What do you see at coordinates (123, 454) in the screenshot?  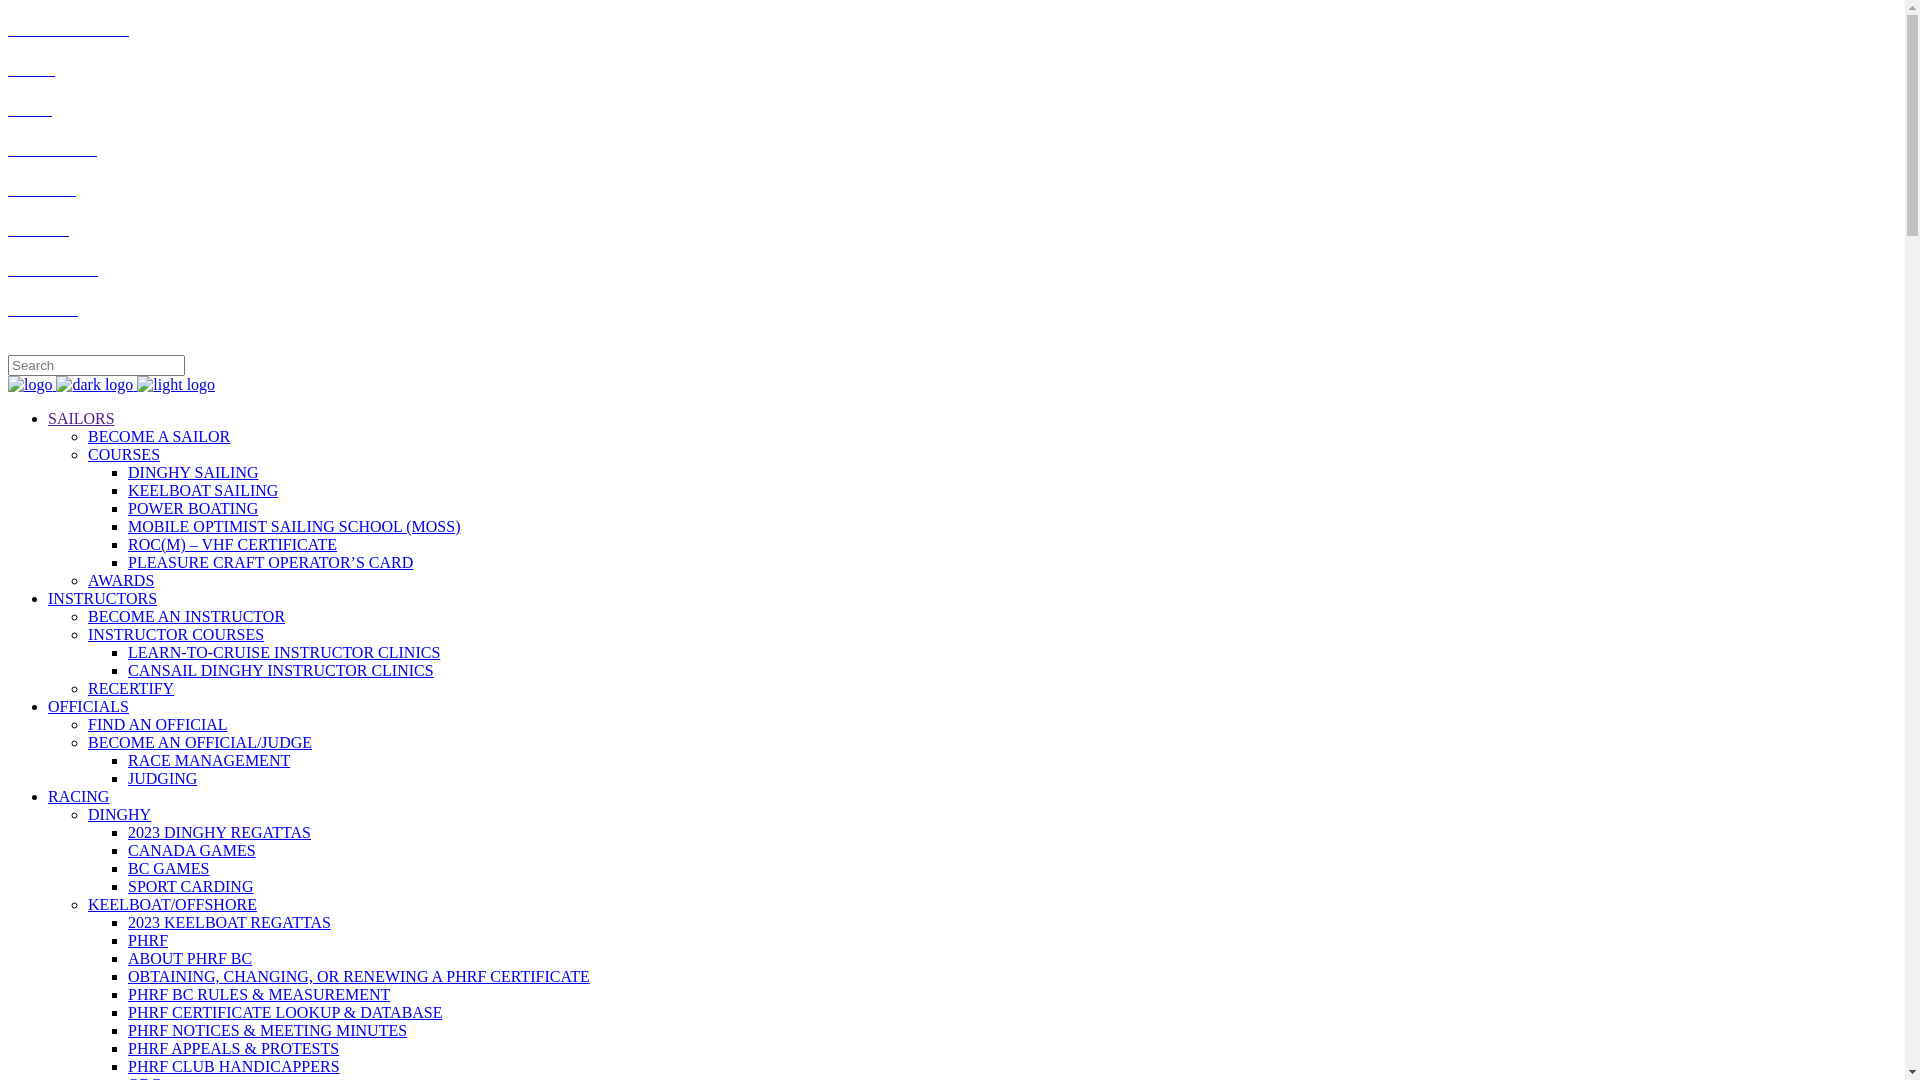 I see `'COURSES'` at bounding box center [123, 454].